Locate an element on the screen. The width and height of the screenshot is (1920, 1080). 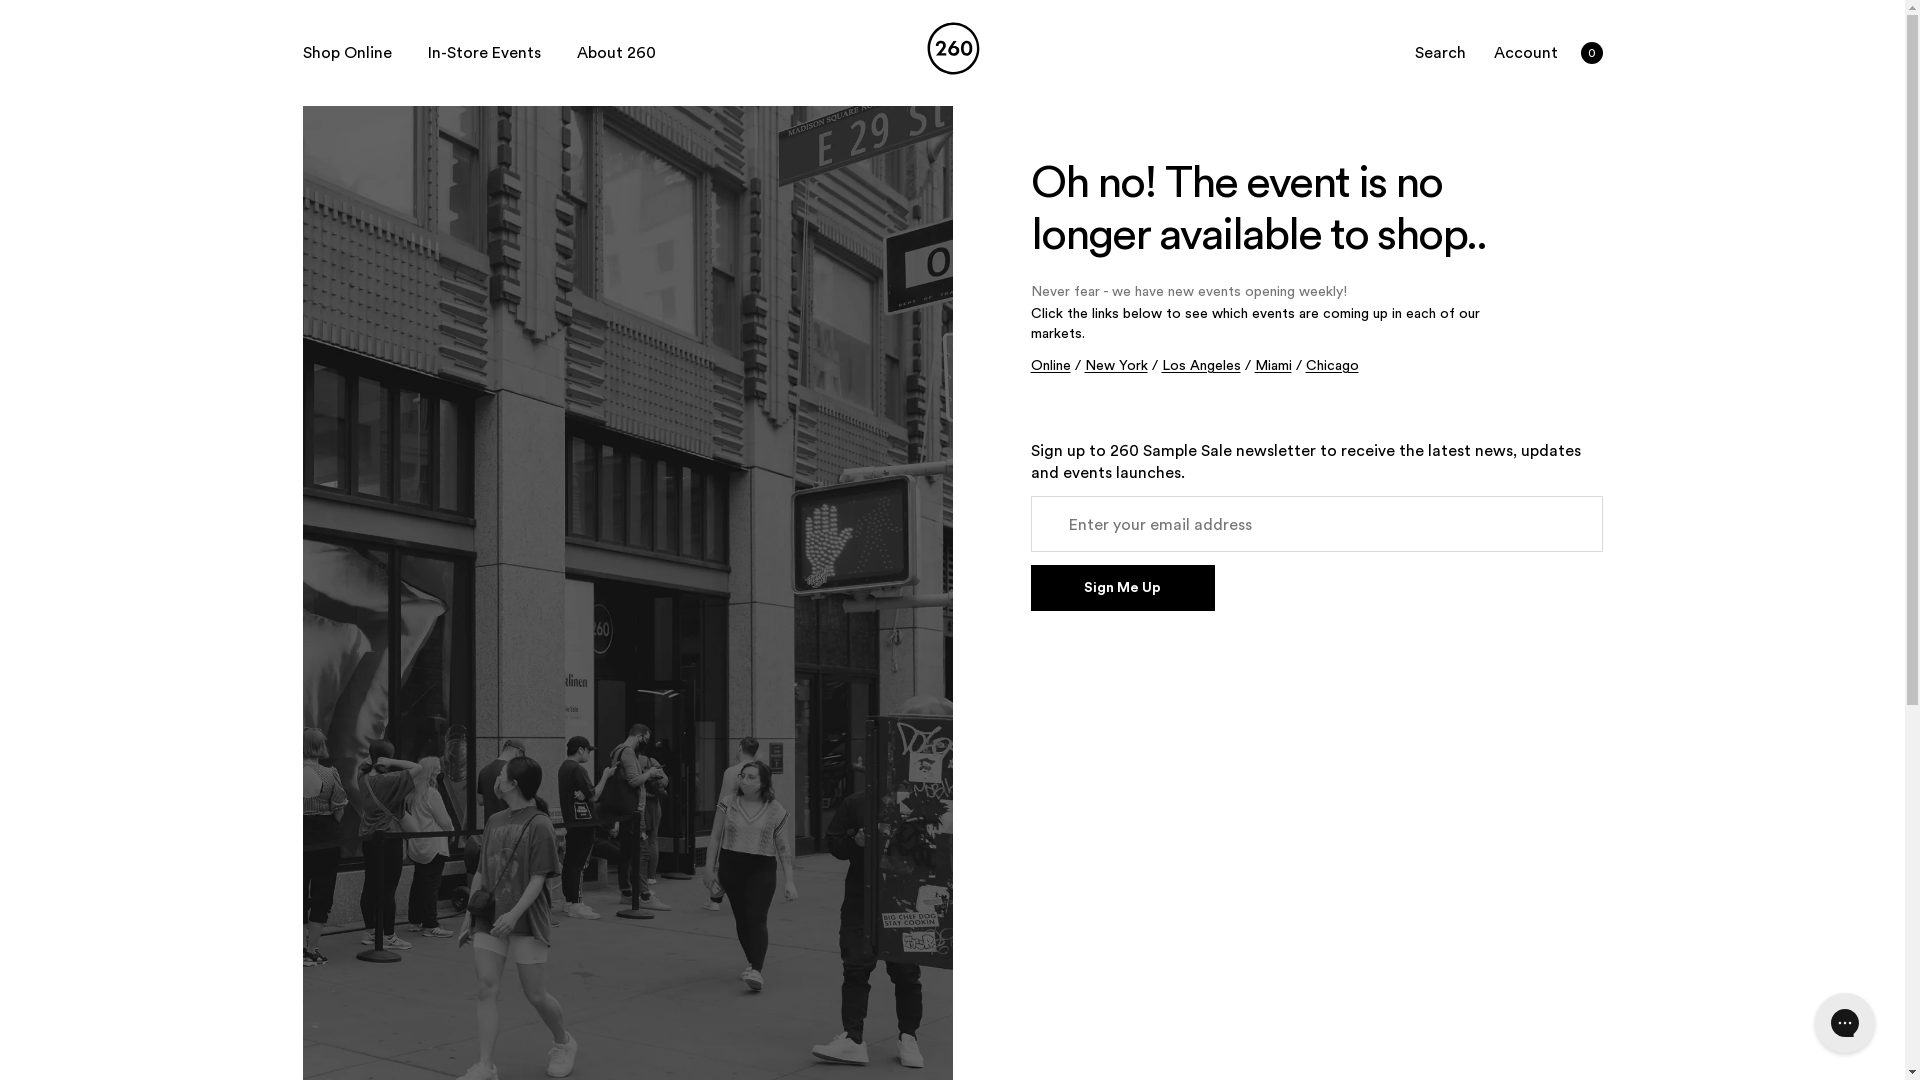
'New York' is located at coordinates (1114, 366).